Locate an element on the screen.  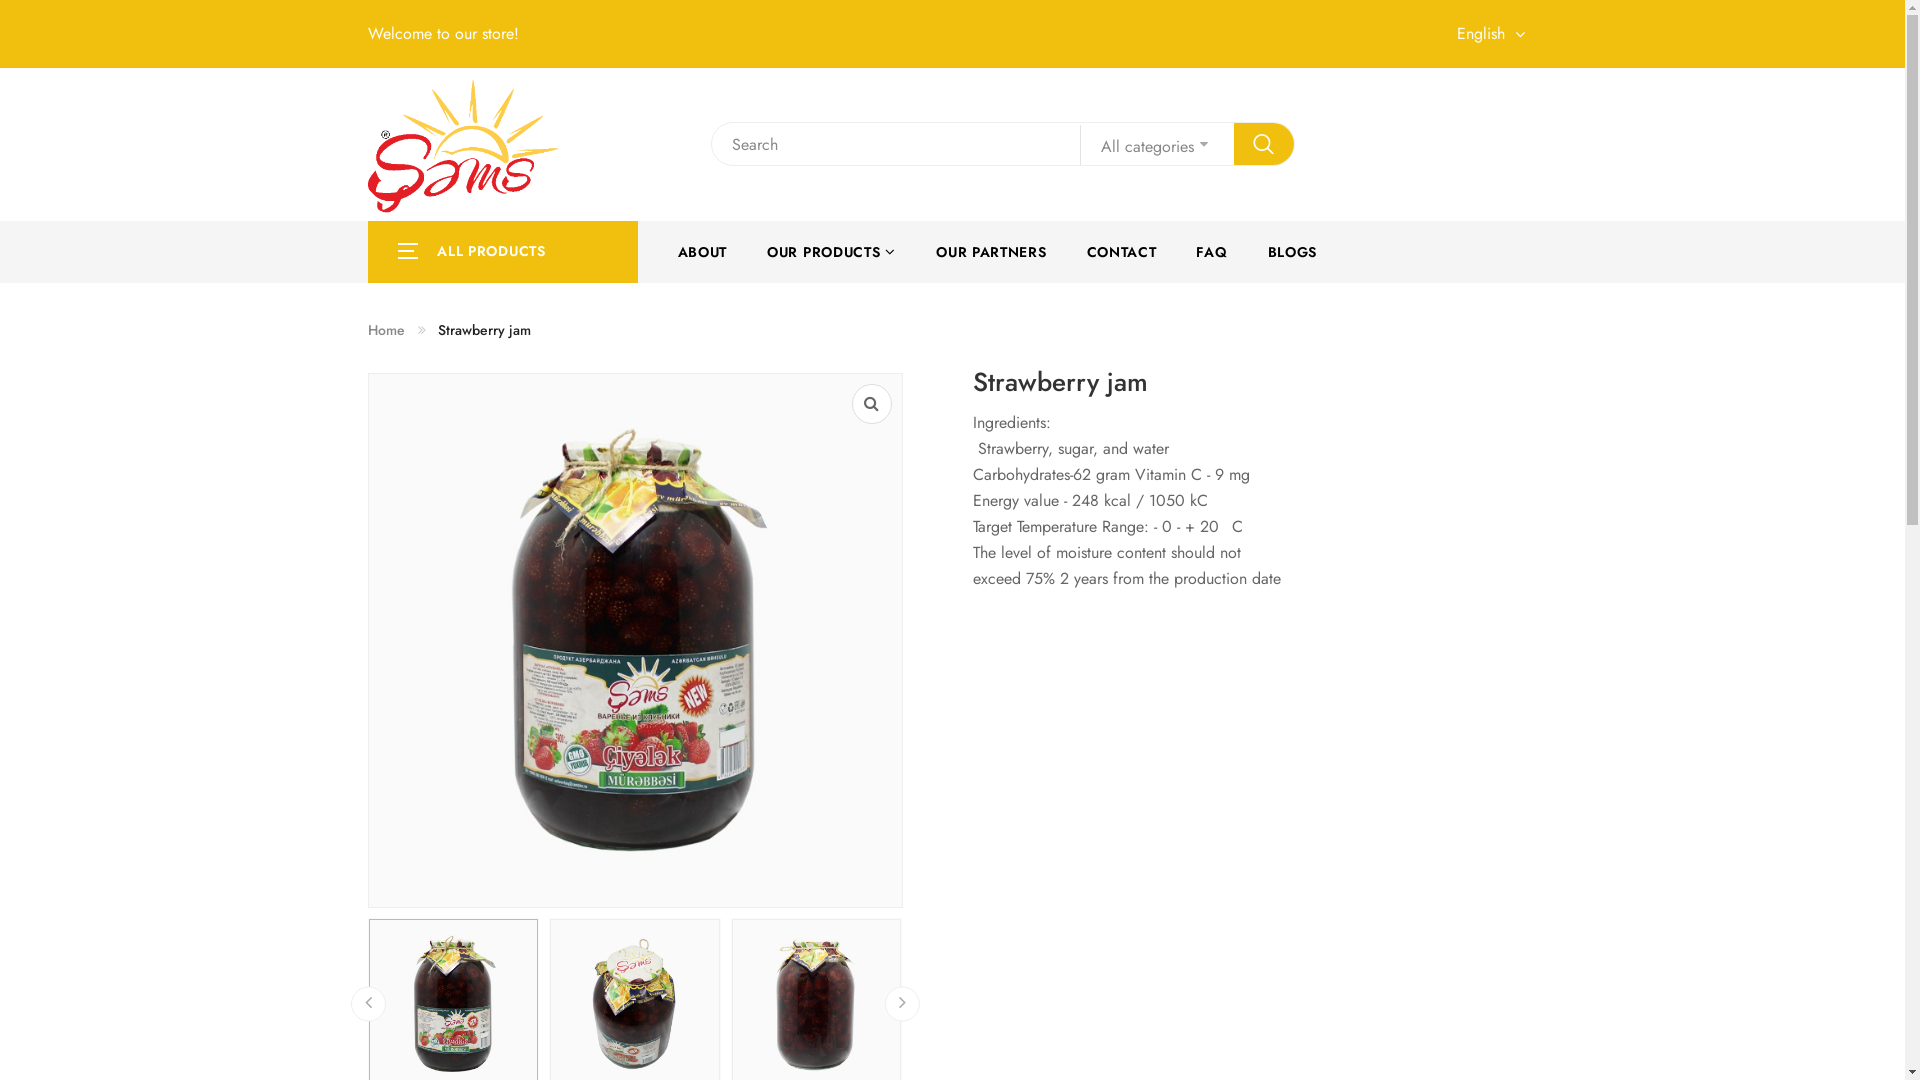
'Home' is located at coordinates (368, 329).